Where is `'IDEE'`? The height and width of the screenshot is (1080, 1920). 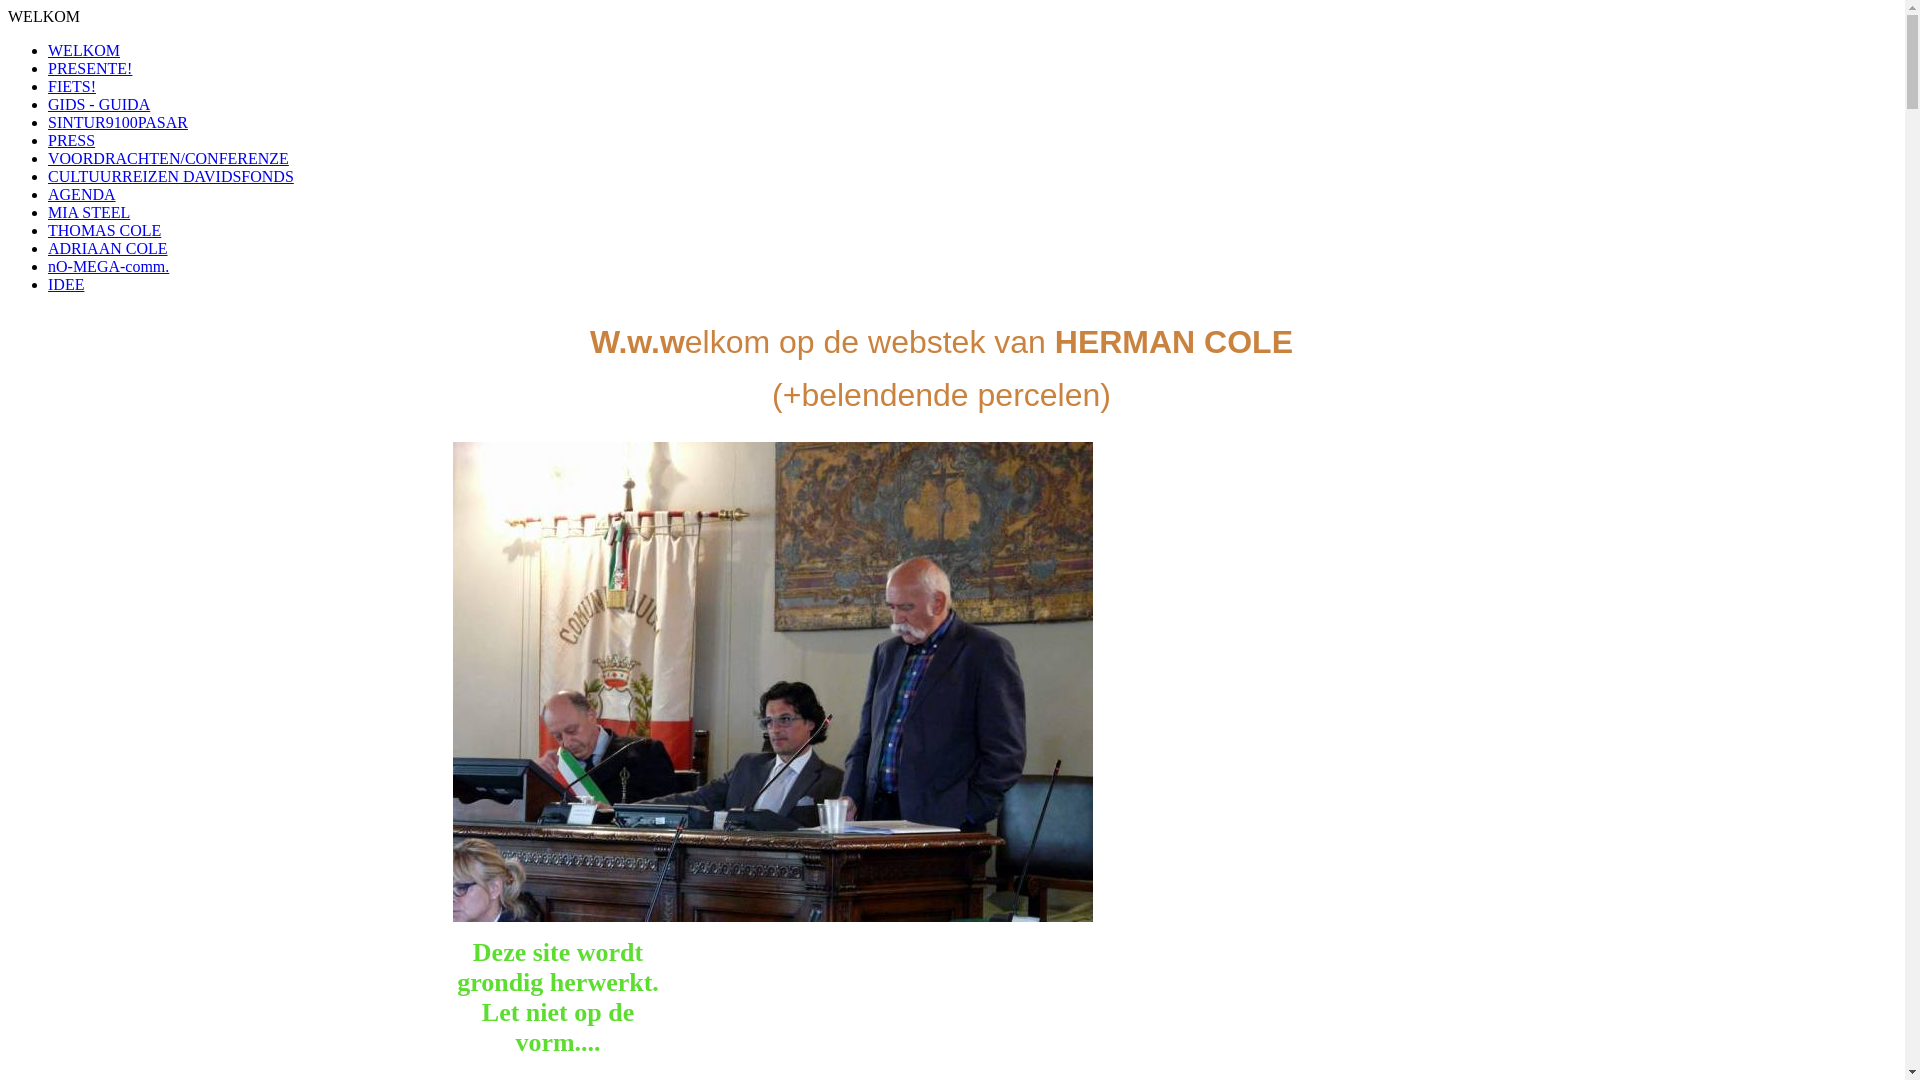 'IDEE' is located at coordinates (66, 284).